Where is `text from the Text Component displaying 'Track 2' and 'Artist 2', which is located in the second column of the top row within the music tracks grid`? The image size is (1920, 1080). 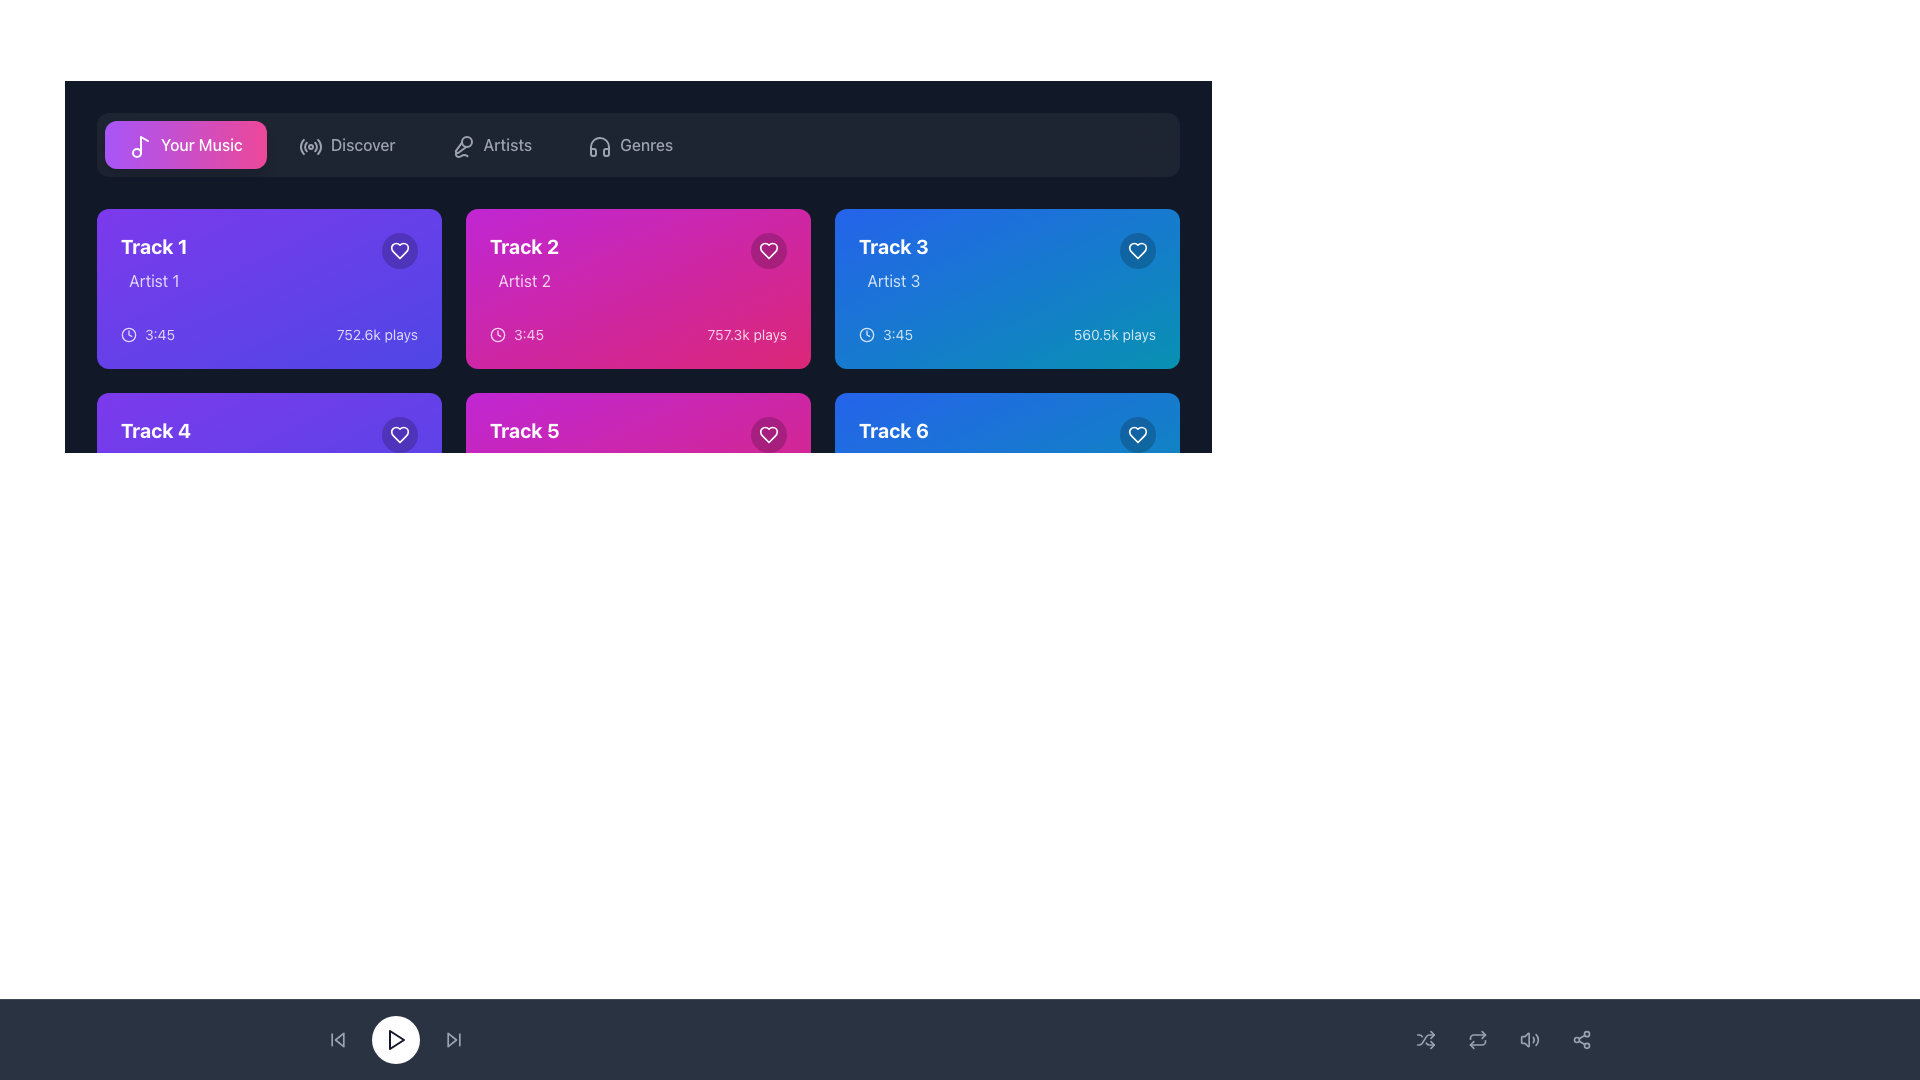 text from the Text Component displaying 'Track 2' and 'Artist 2', which is located in the second column of the top row within the music tracks grid is located at coordinates (524, 261).